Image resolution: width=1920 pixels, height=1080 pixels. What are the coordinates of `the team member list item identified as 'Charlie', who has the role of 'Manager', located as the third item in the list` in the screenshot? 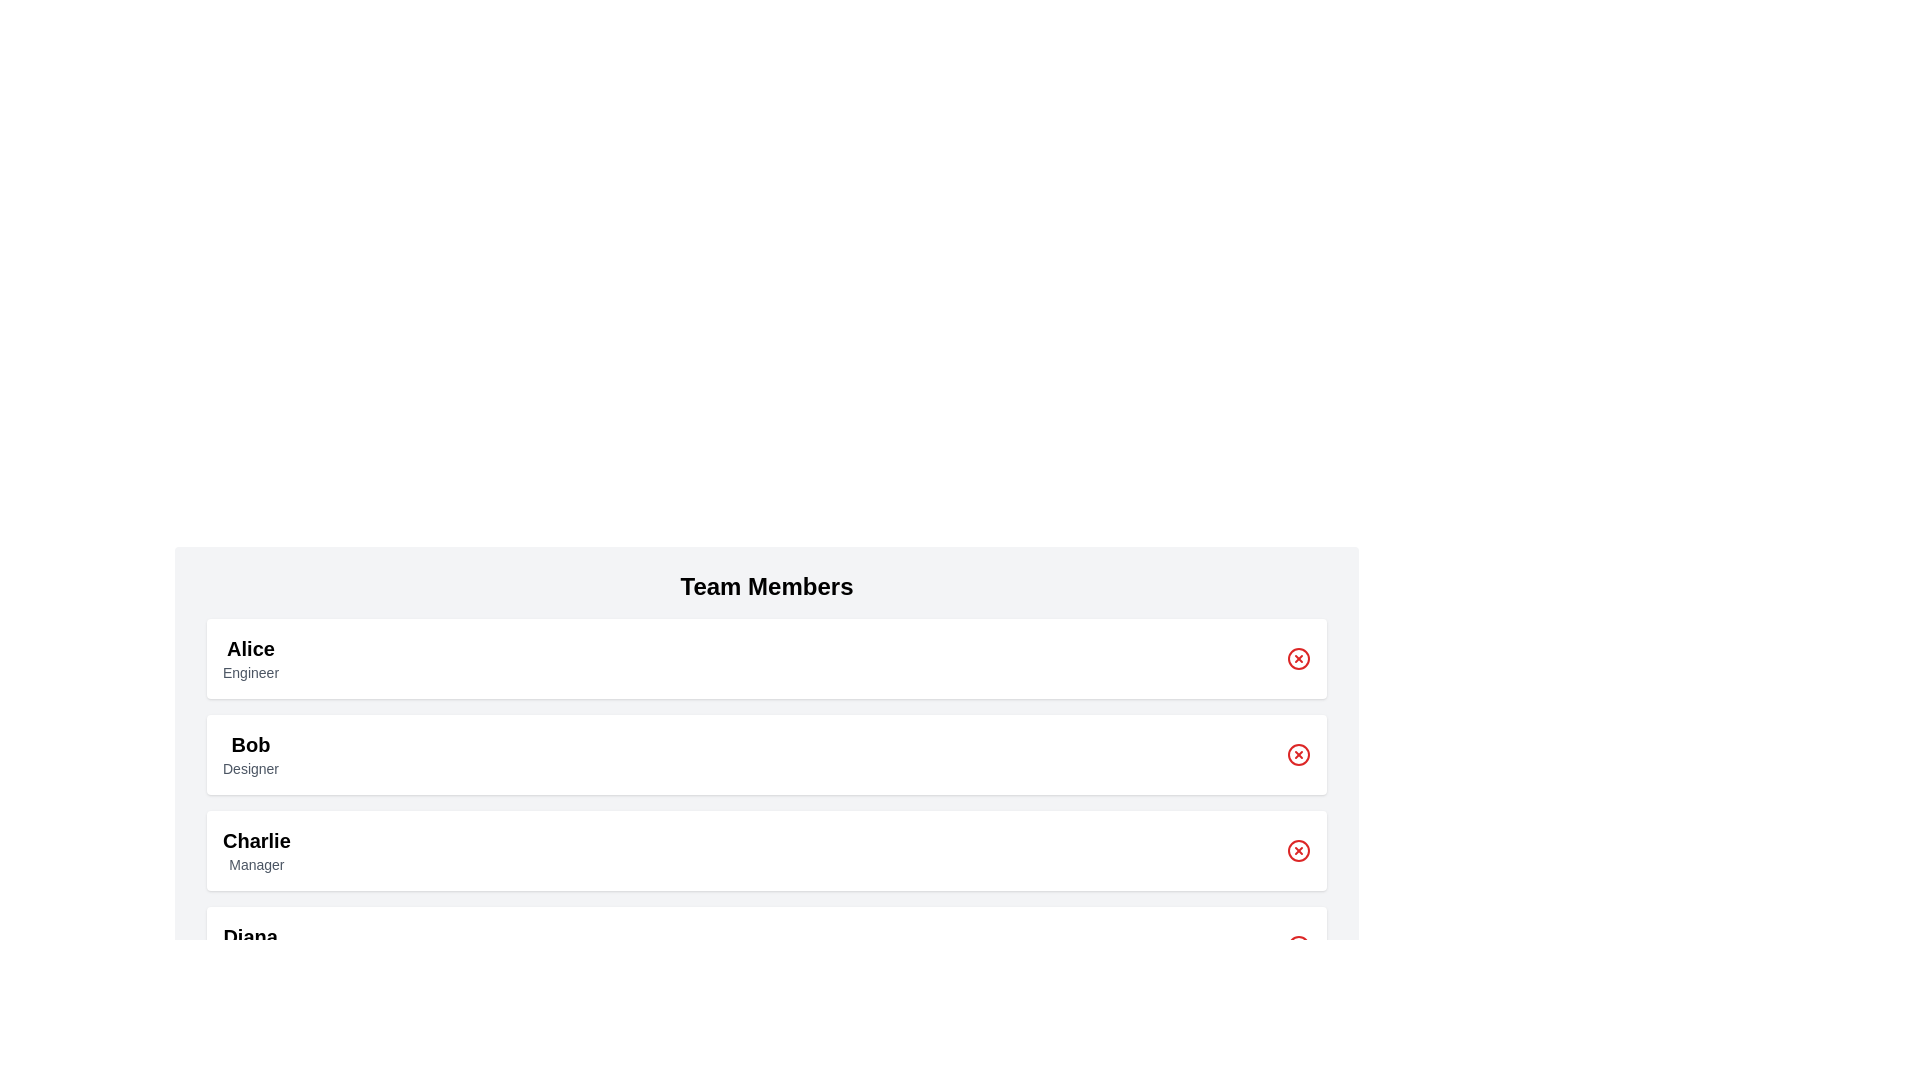 It's located at (766, 851).